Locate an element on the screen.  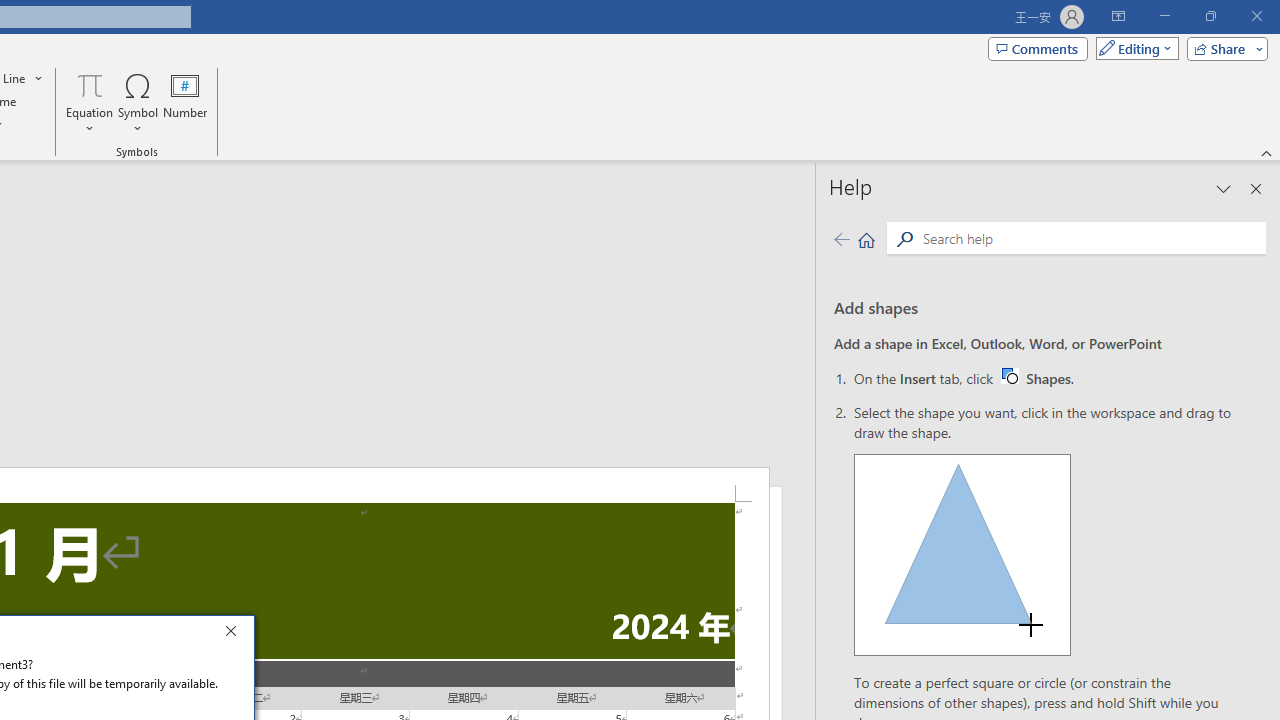
'Comments' is located at coordinates (1038, 47).